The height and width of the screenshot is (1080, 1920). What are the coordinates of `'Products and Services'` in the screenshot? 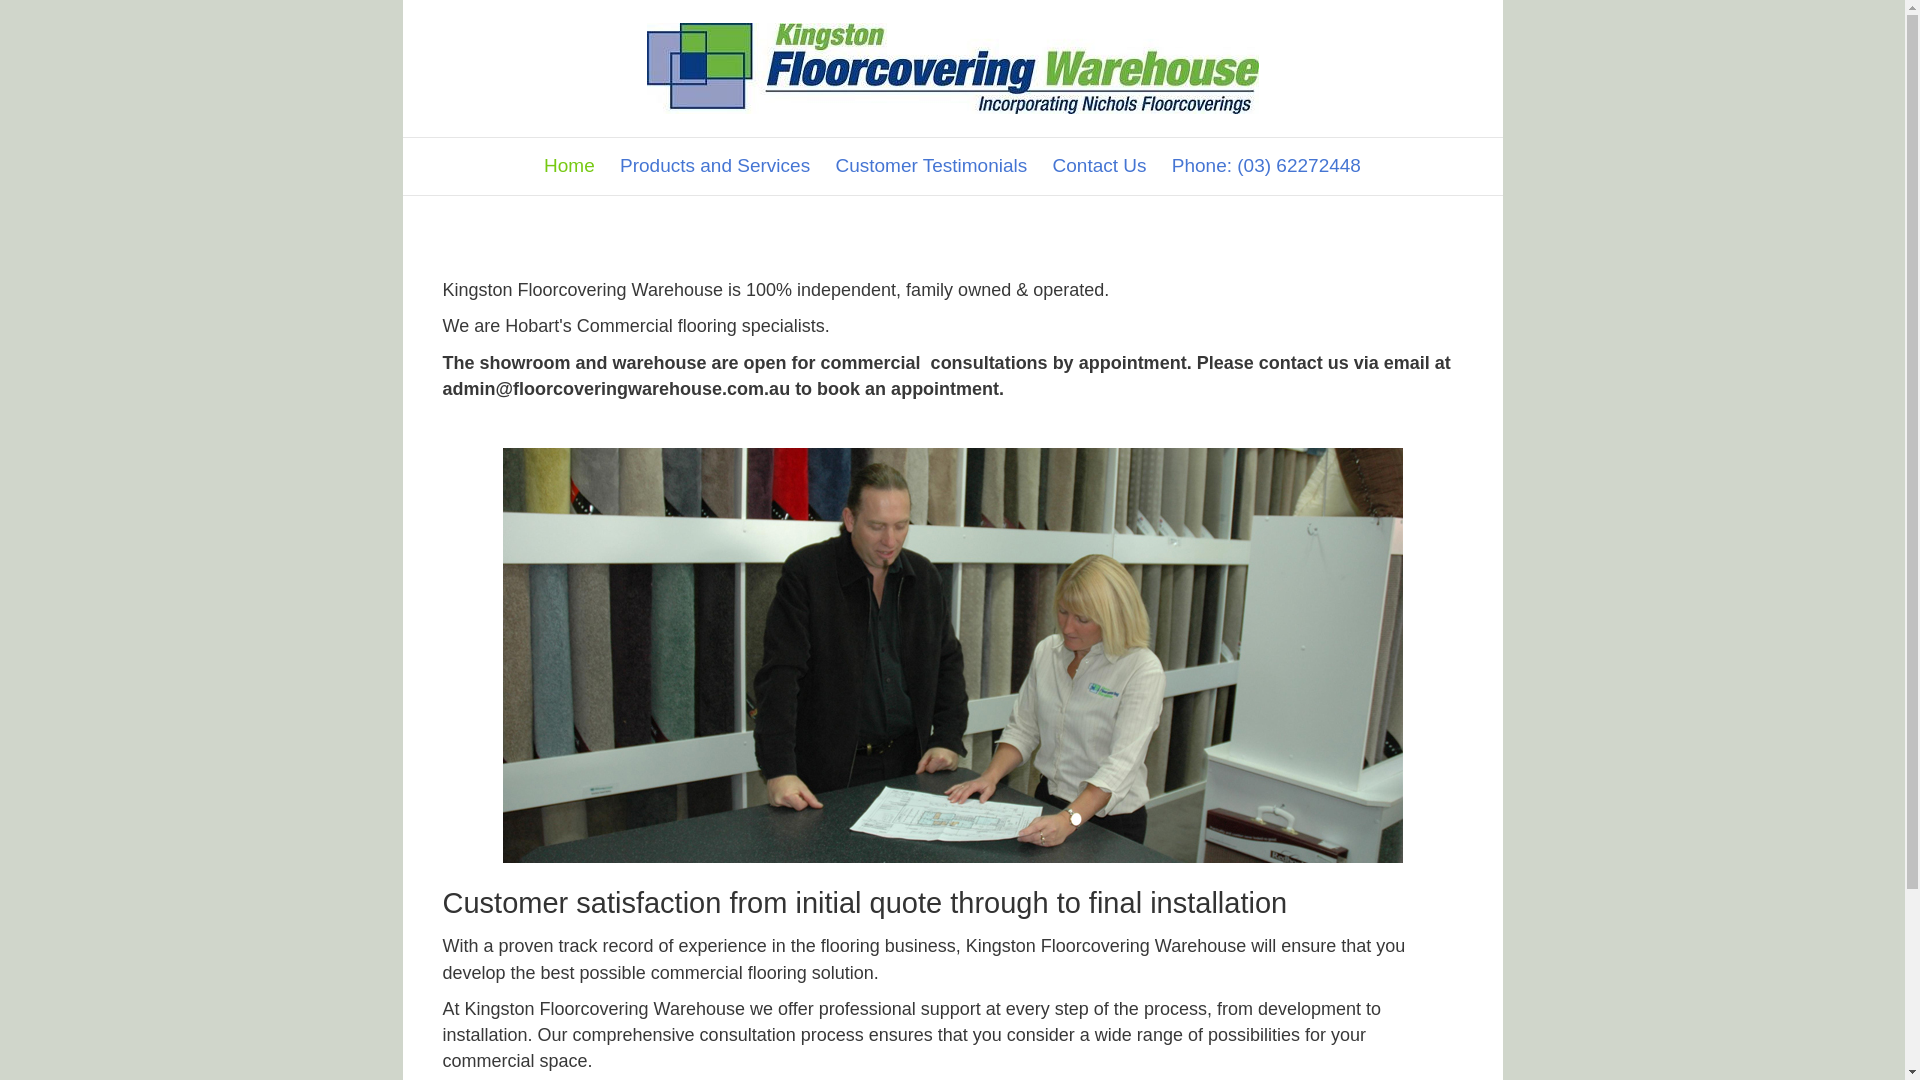 It's located at (715, 165).